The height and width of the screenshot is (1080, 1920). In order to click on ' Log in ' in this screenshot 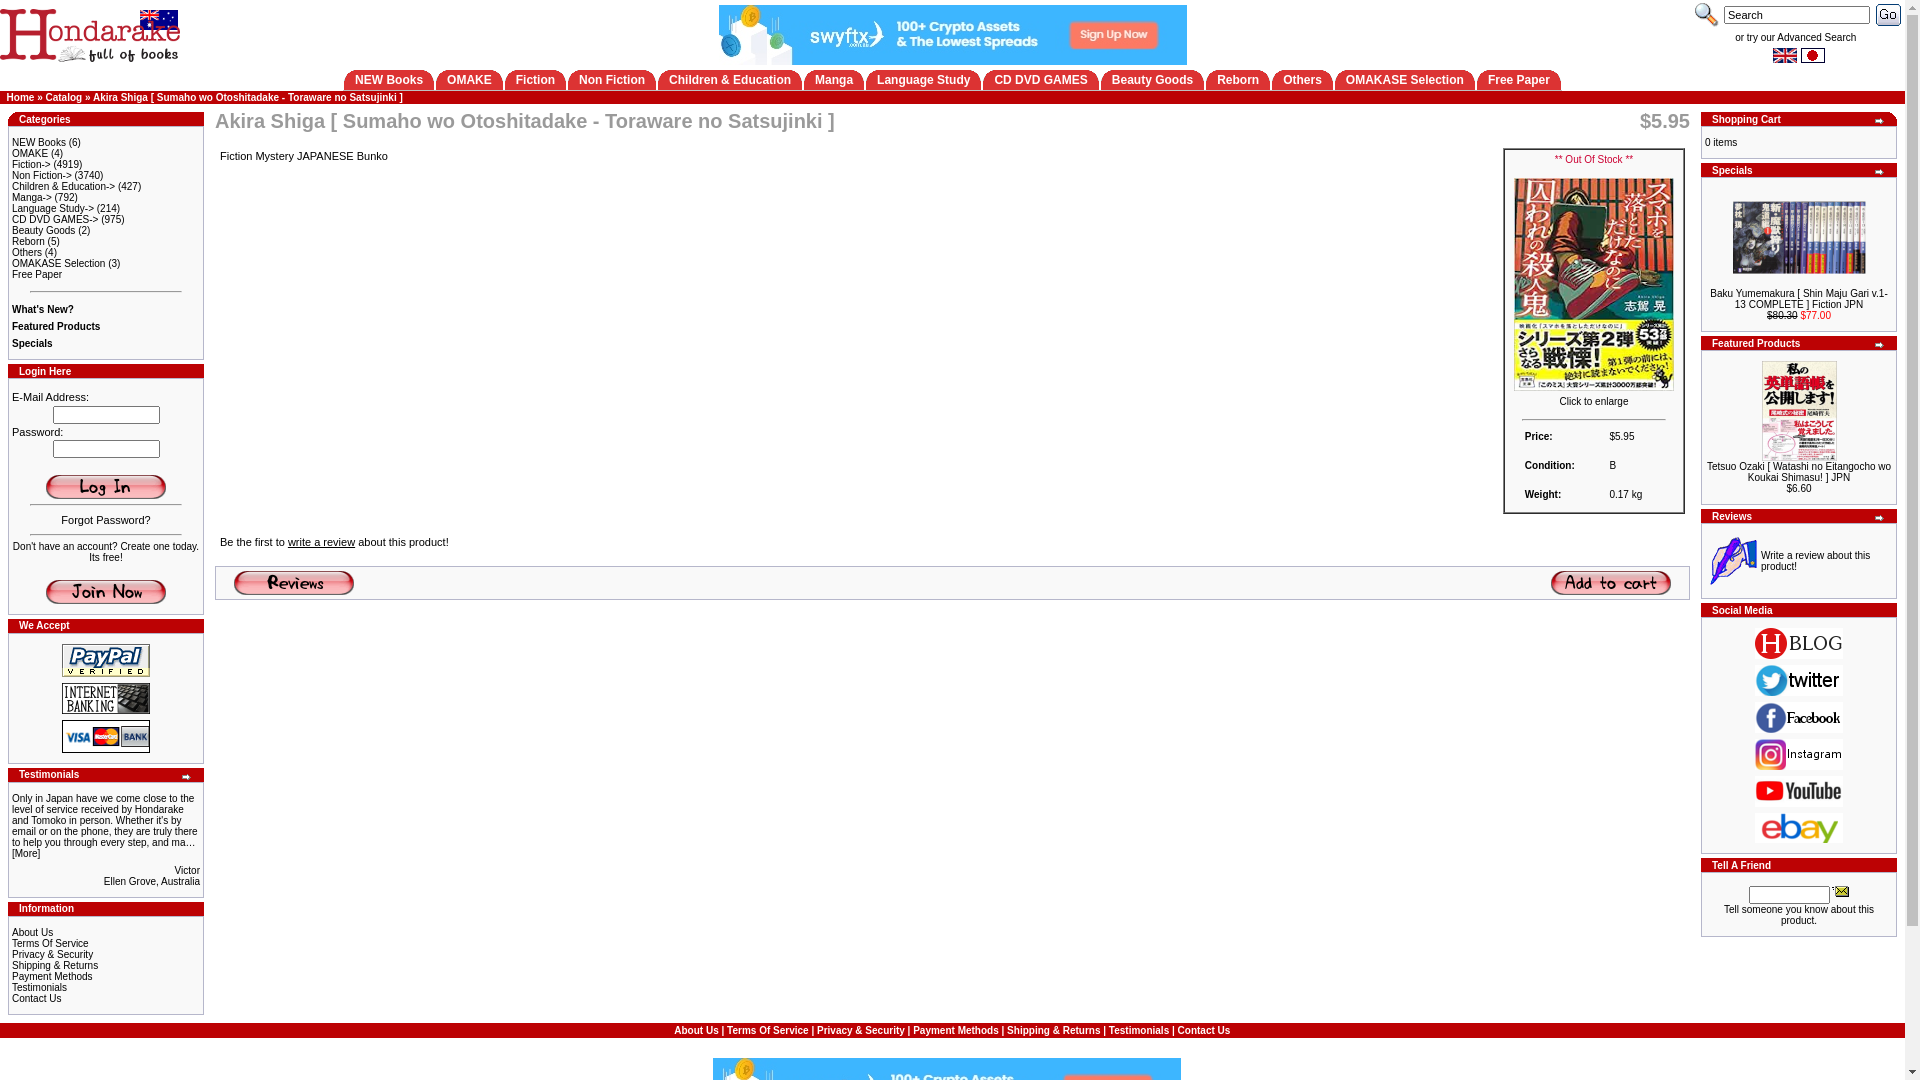, I will do `click(104, 486)`.